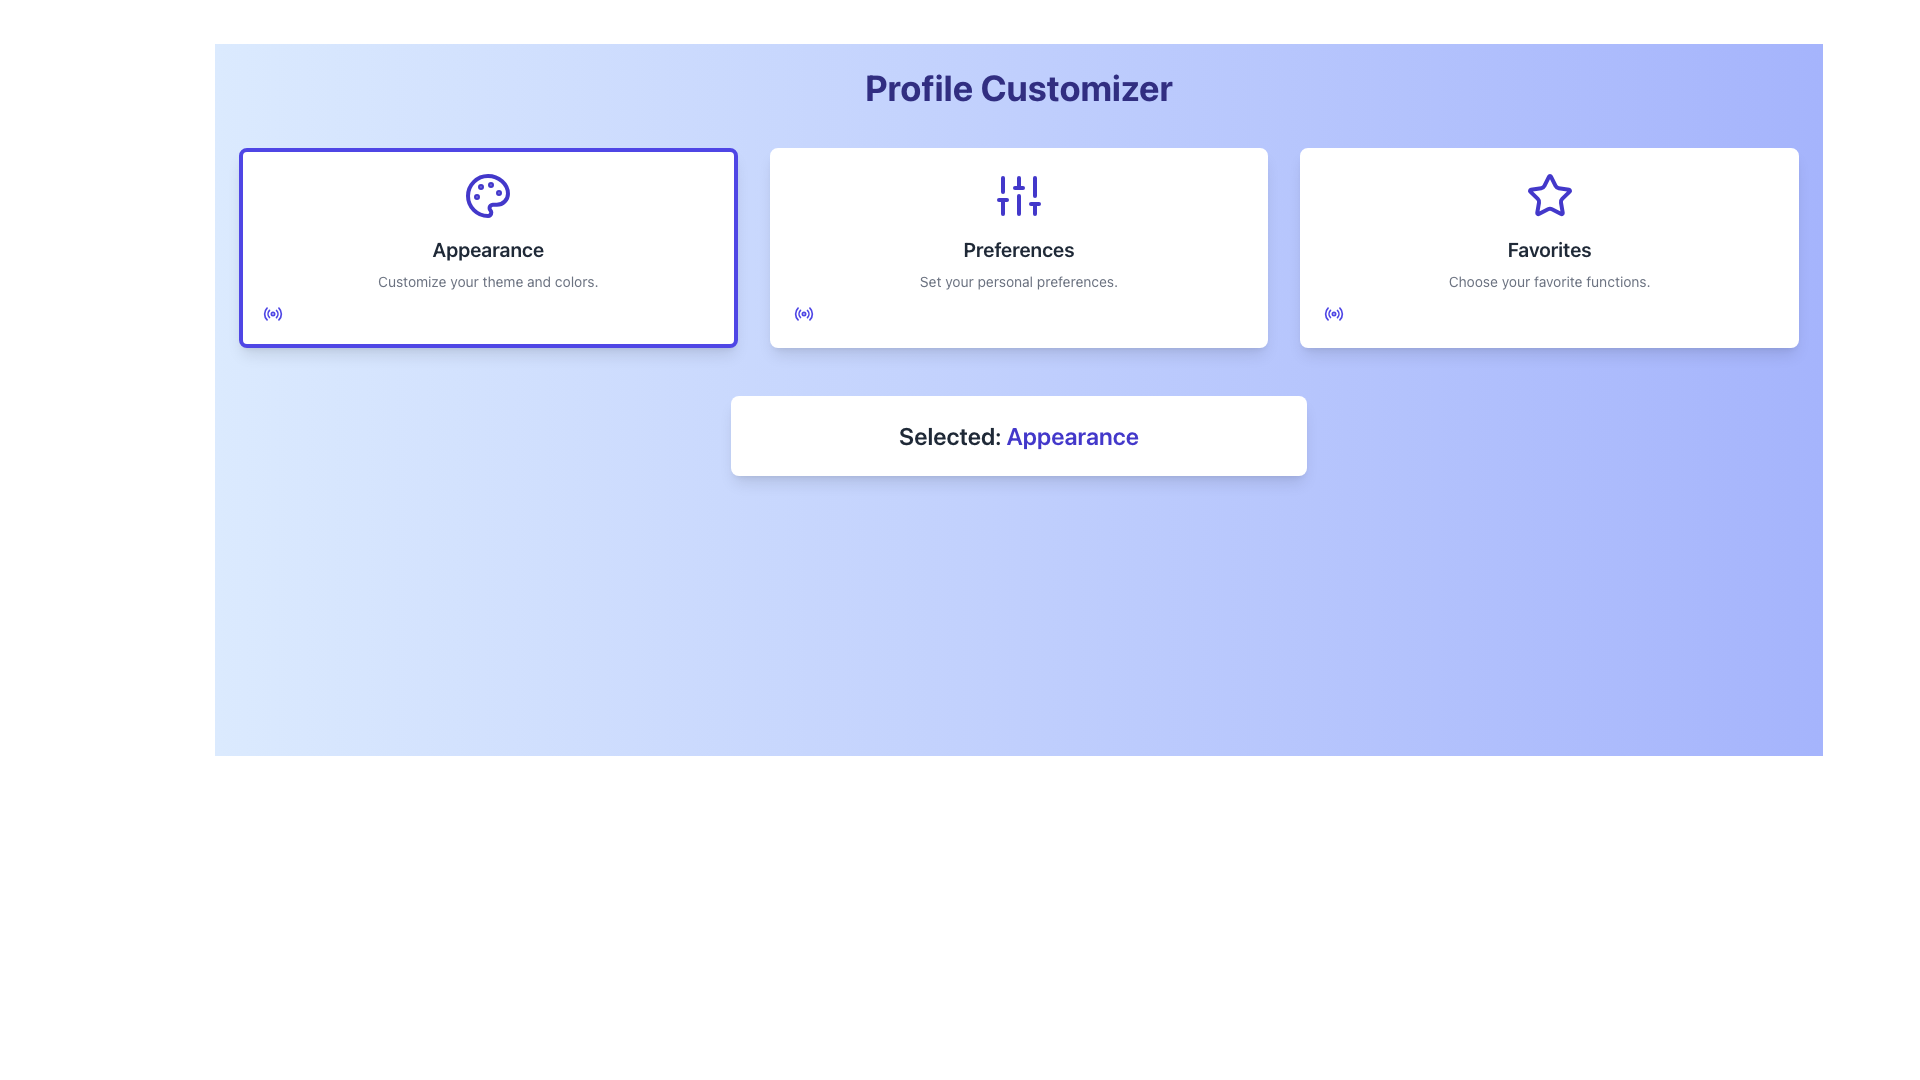 The height and width of the screenshot is (1080, 1920). What do you see at coordinates (1548, 196) in the screenshot?
I see `the decorative 'Favorites' icon located at the top center of the 'Favorites' card, which is the rightmost card in the row, positioned directly above the 'Favorites' text label` at bounding box center [1548, 196].